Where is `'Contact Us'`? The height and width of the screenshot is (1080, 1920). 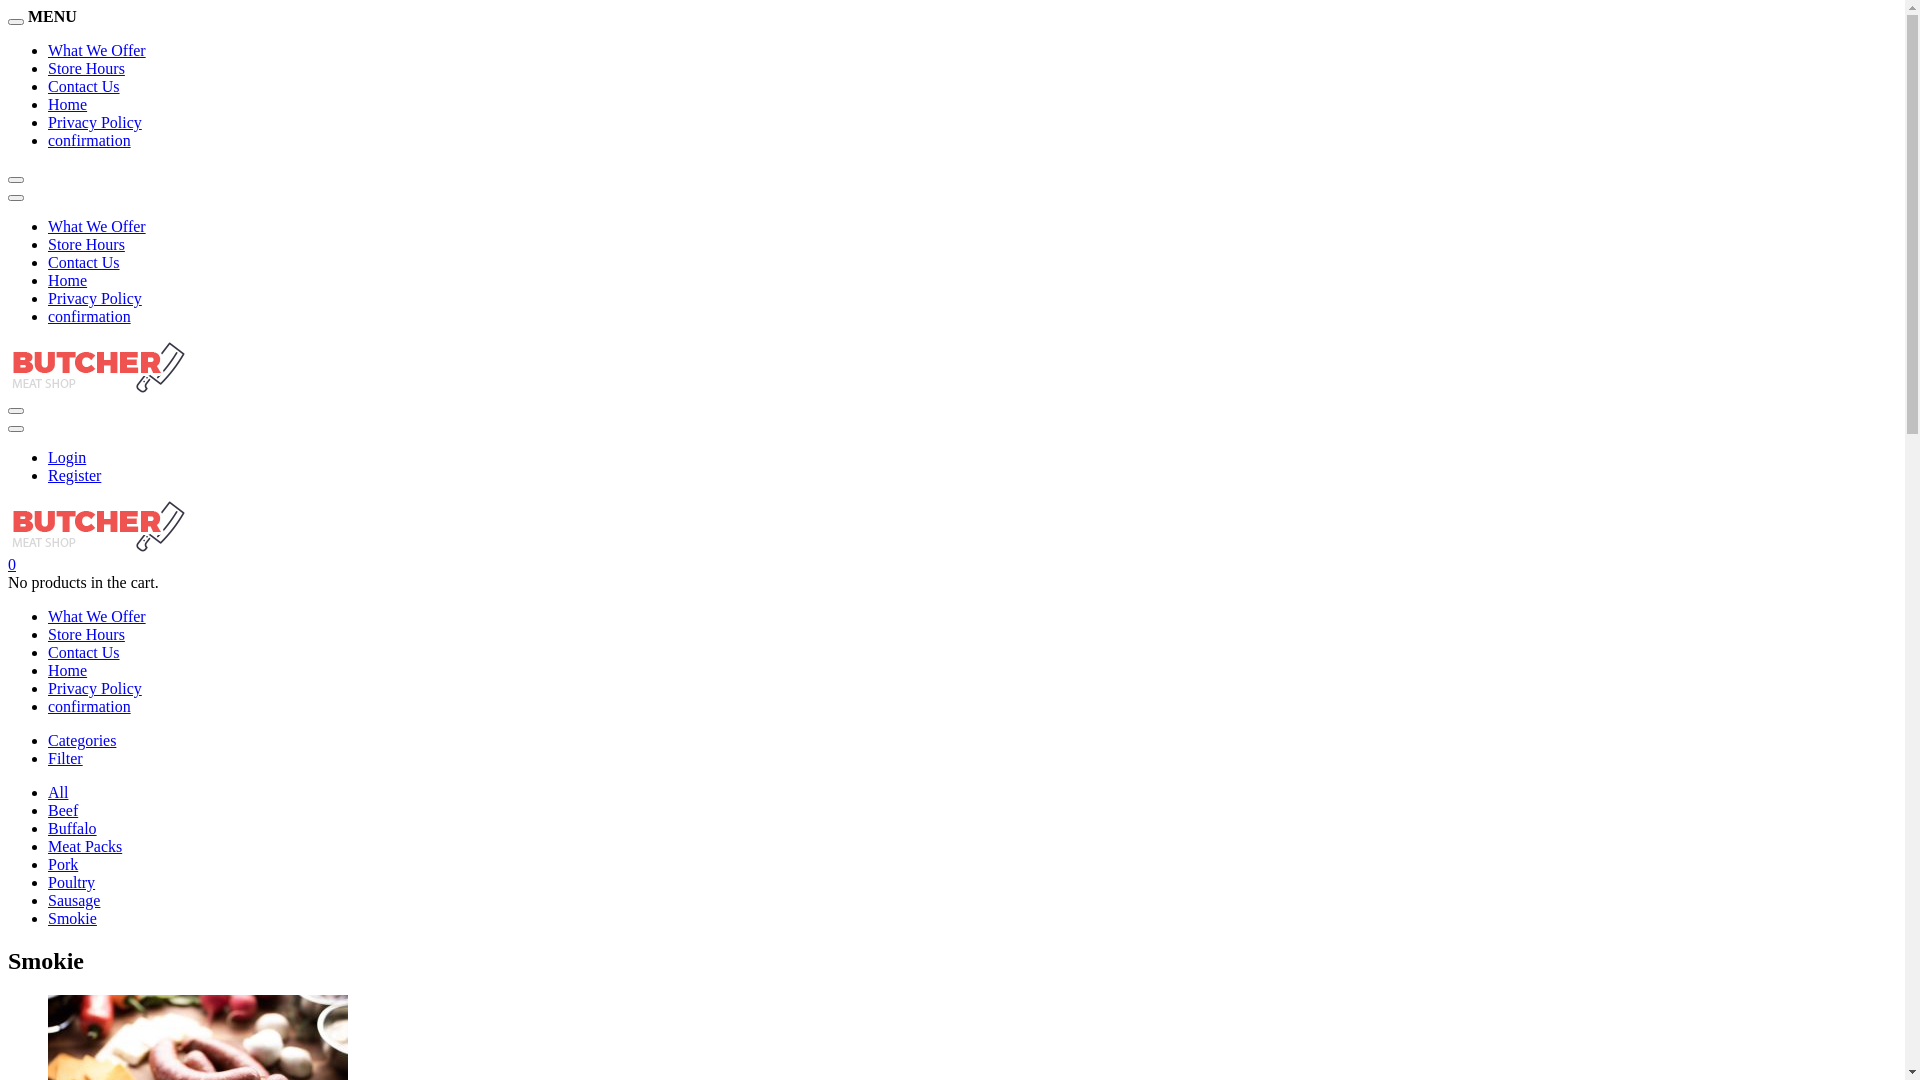 'Contact Us' is located at coordinates (82, 652).